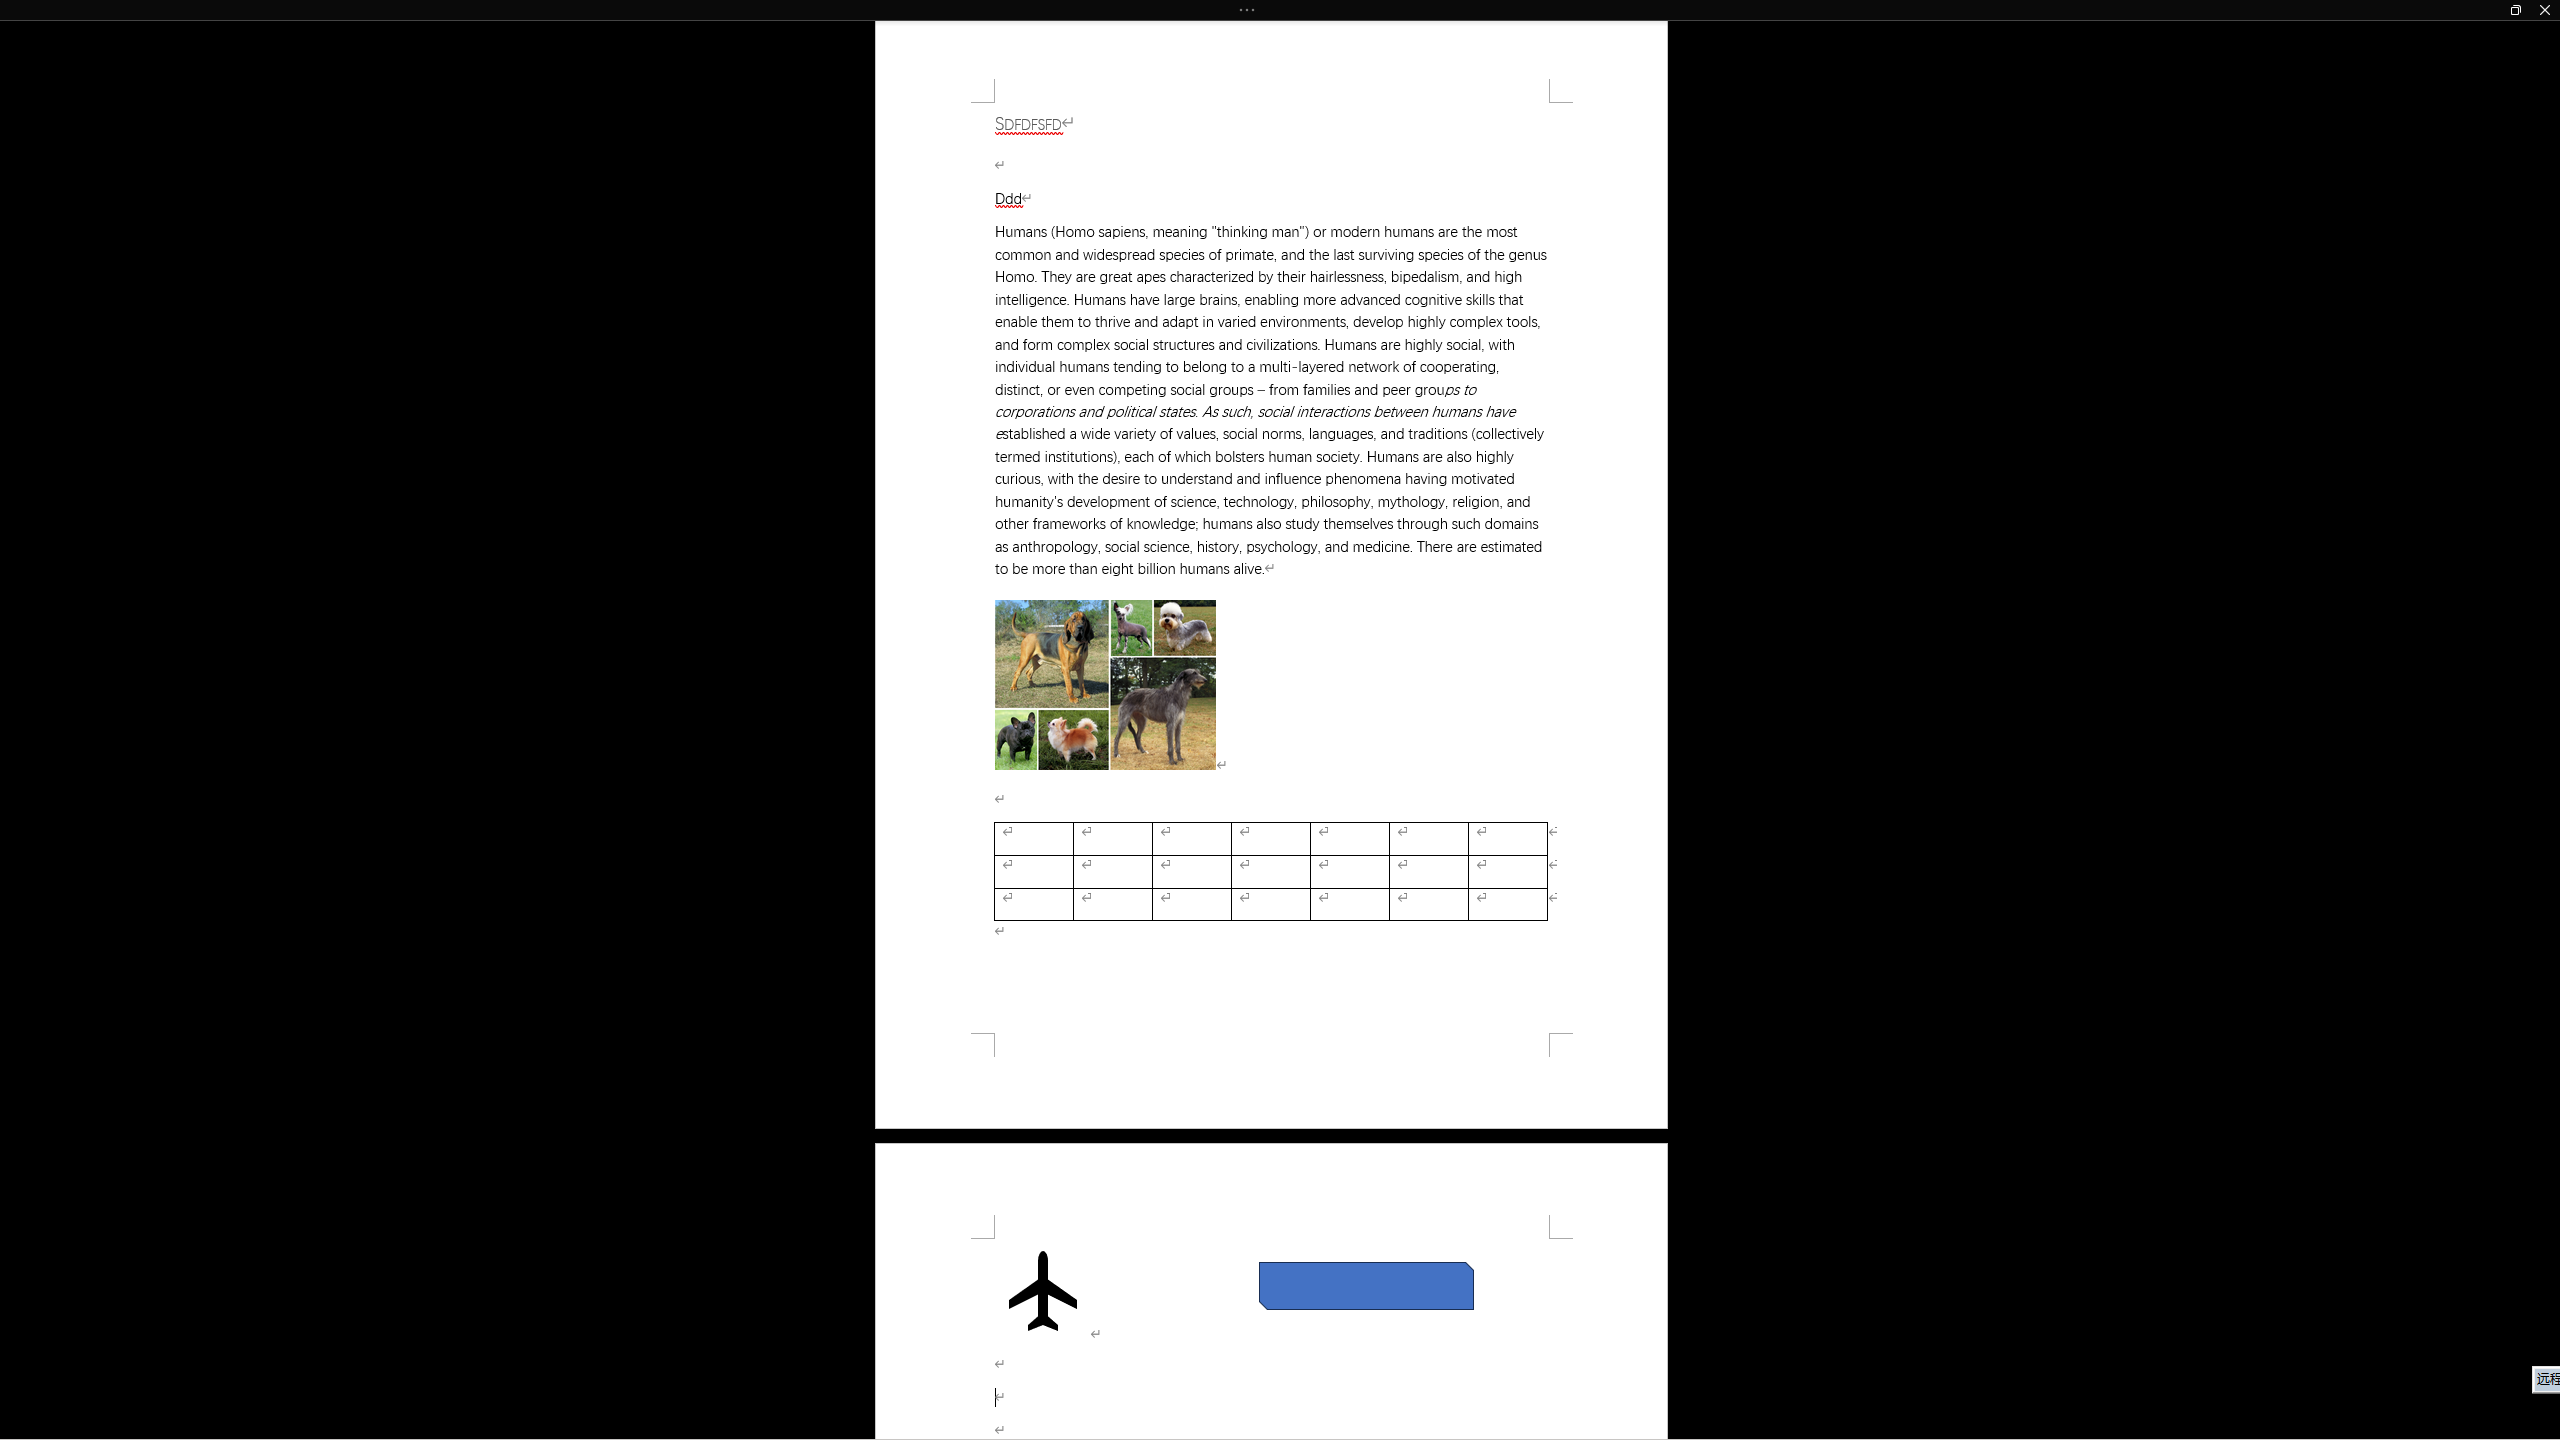 Image resolution: width=2560 pixels, height=1440 pixels. I want to click on 'Airplane with solid fill', so click(1043, 1290).